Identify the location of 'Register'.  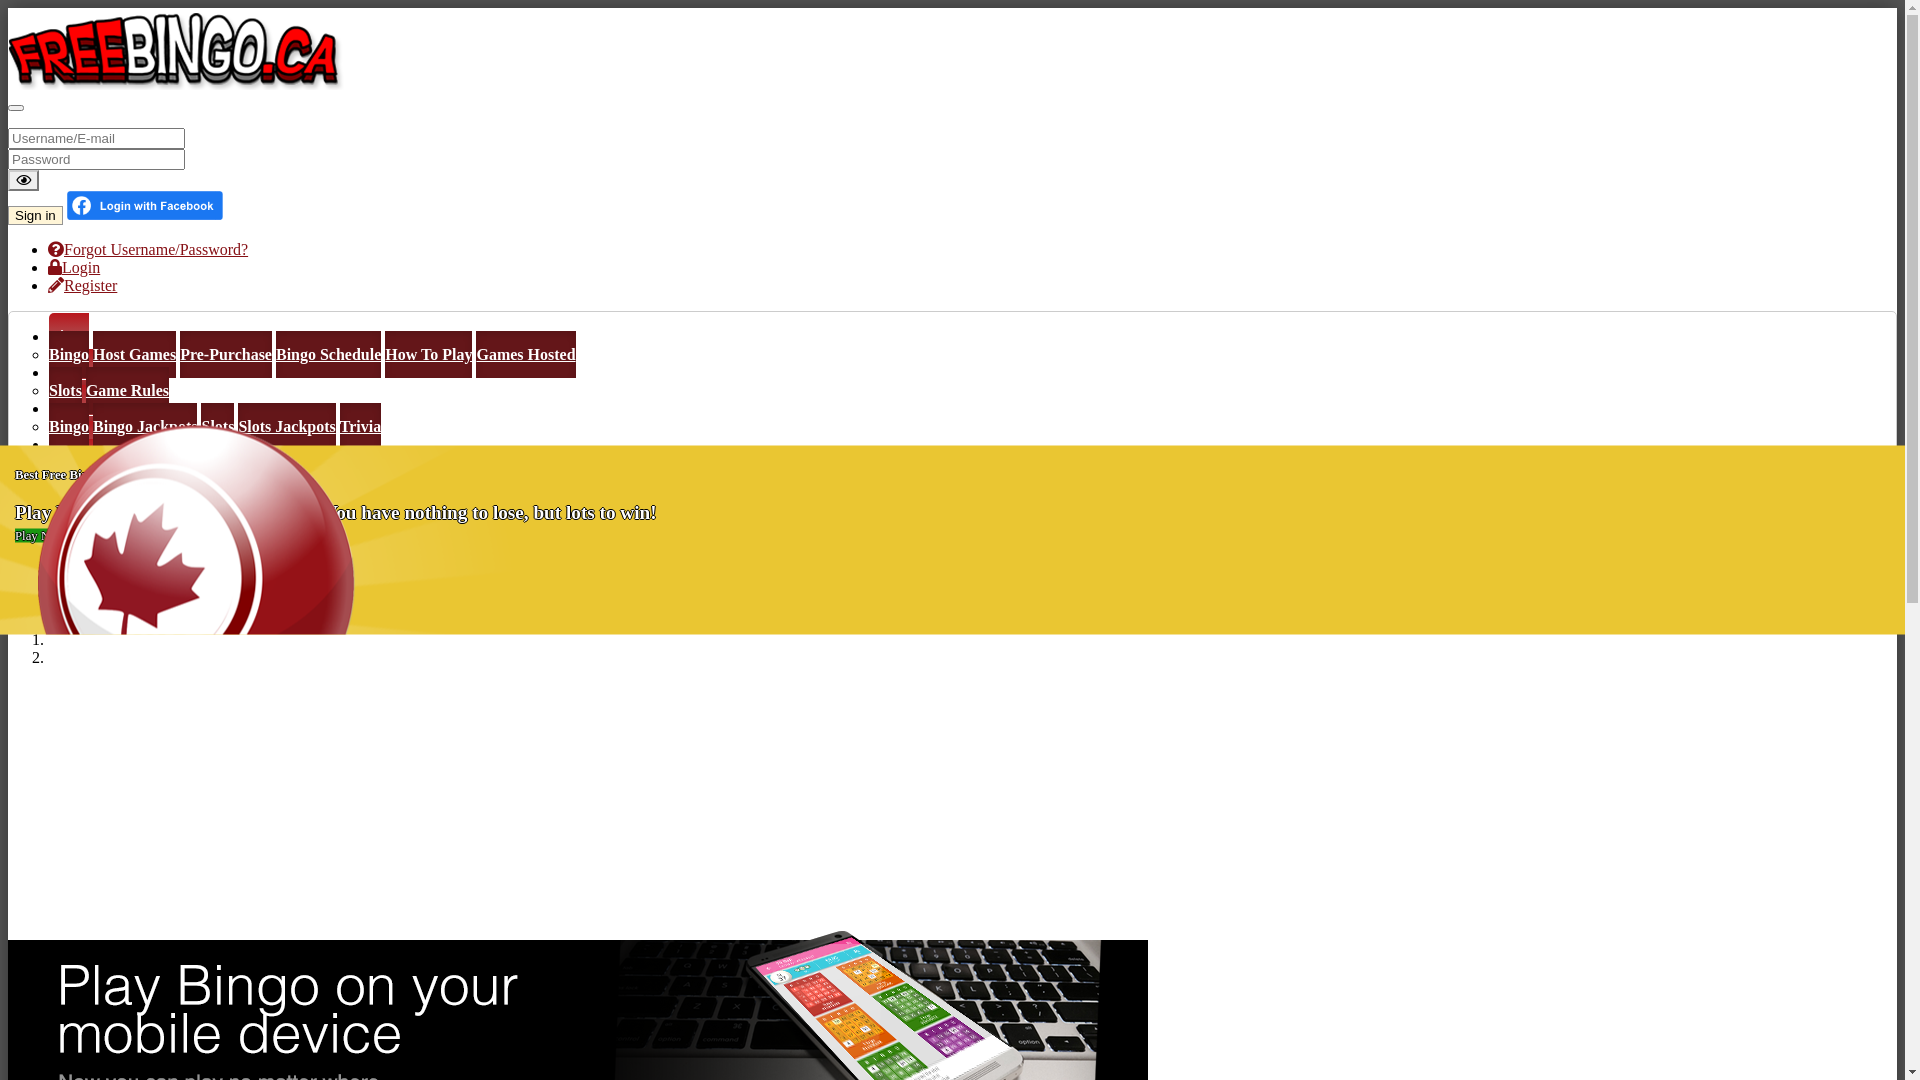
(81, 285).